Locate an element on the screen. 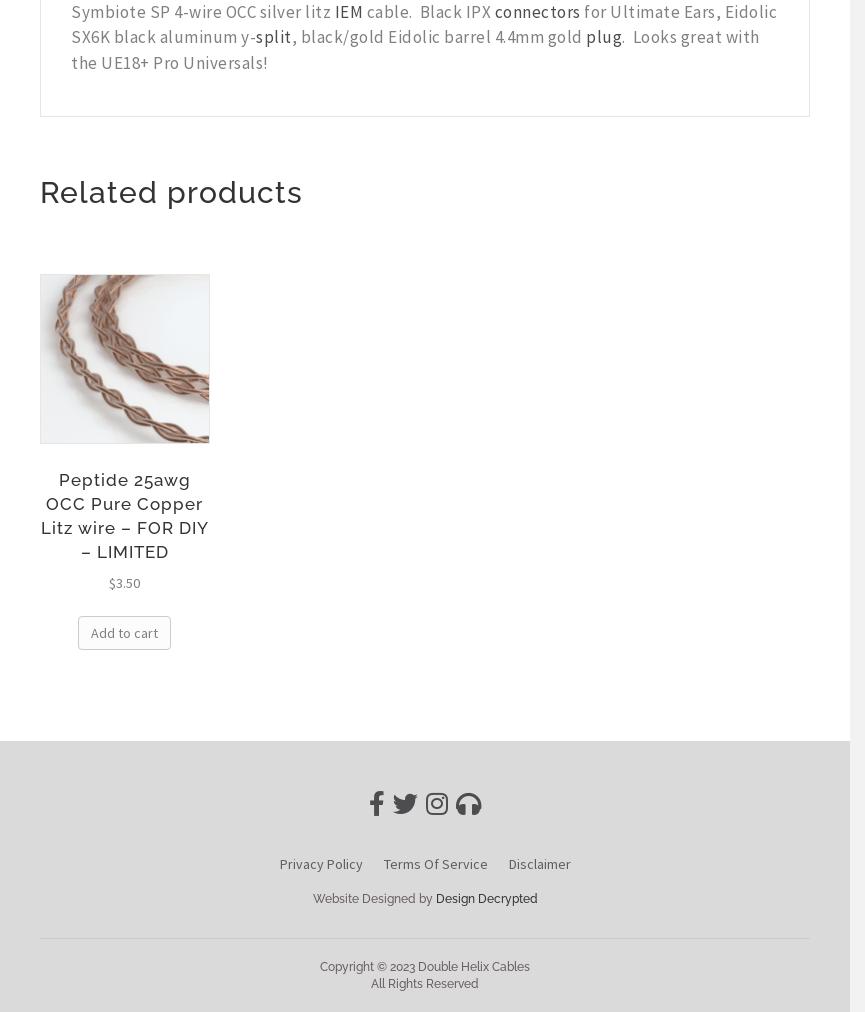 Image resolution: width=865 pixels, height=1012 pixels. 'IEM' is located at coordinates (348, 10).